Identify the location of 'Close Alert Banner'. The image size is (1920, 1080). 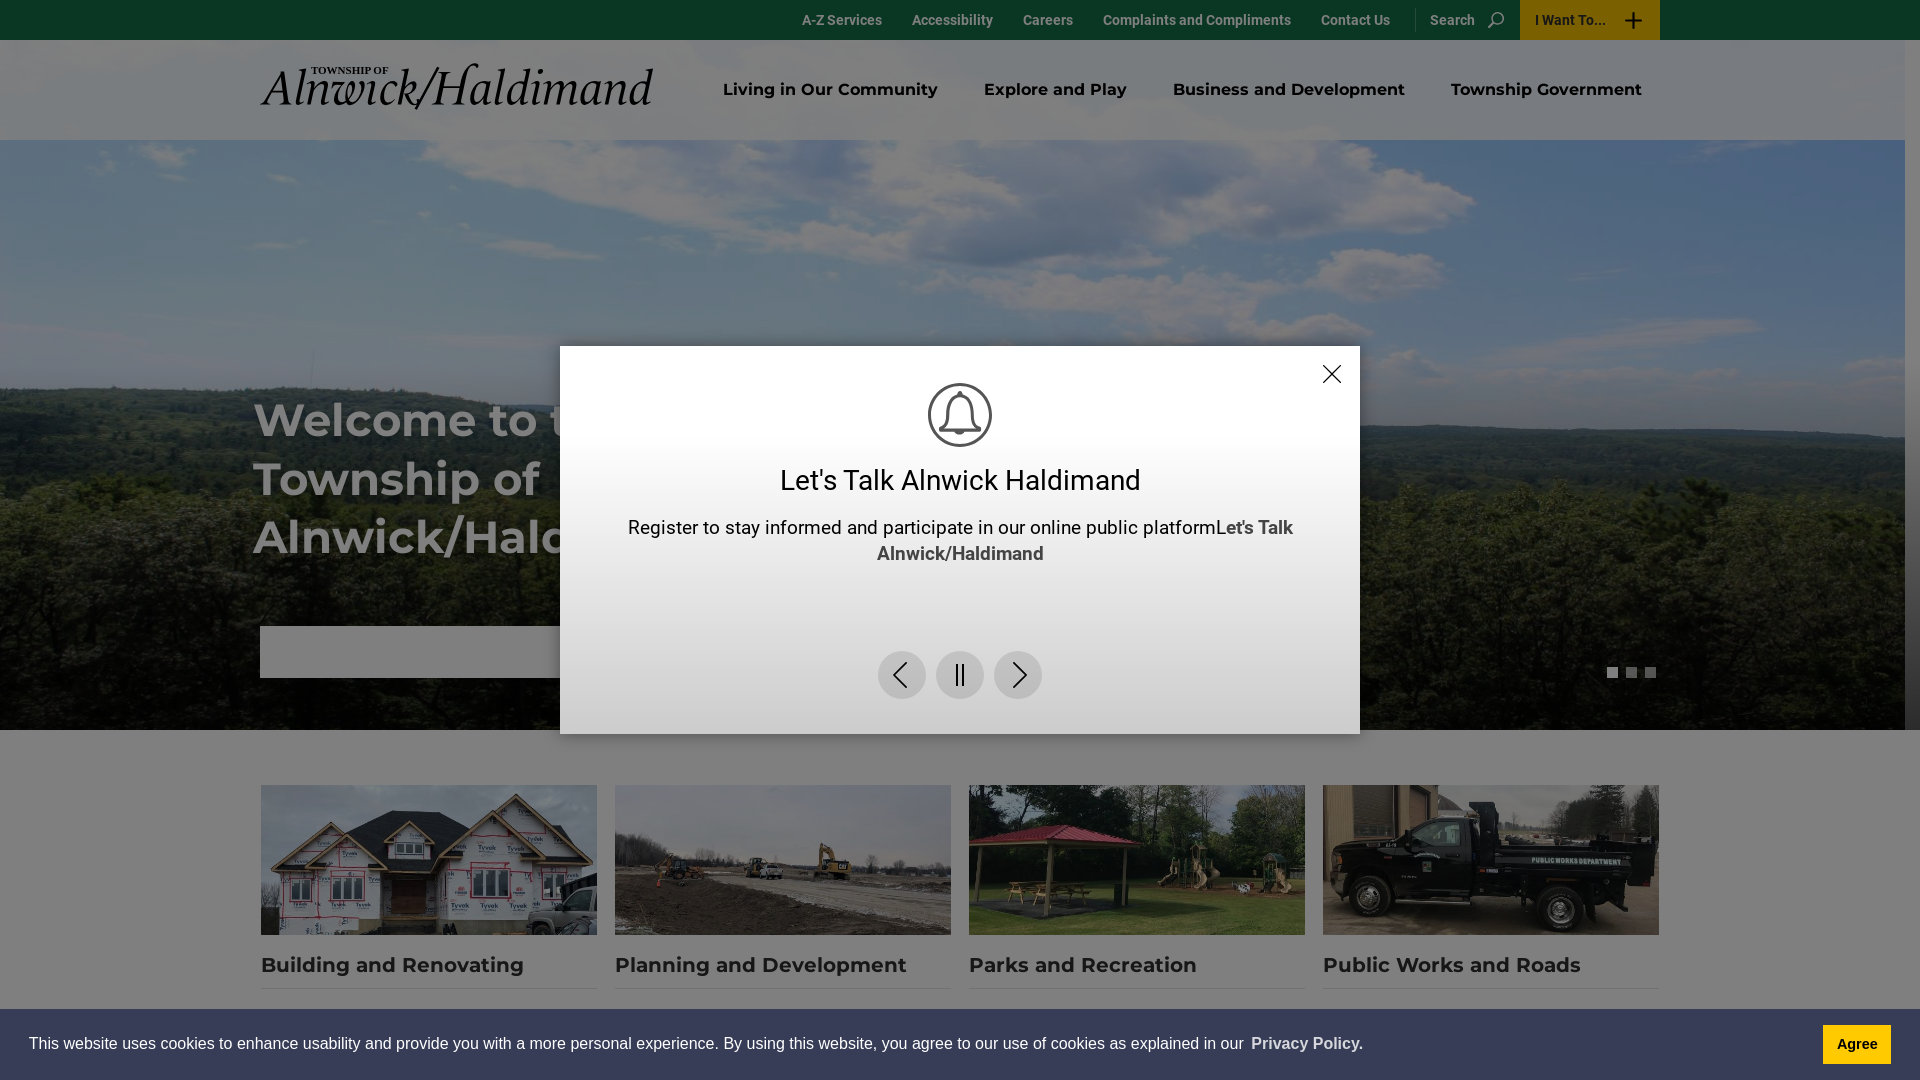
(1331, 353).